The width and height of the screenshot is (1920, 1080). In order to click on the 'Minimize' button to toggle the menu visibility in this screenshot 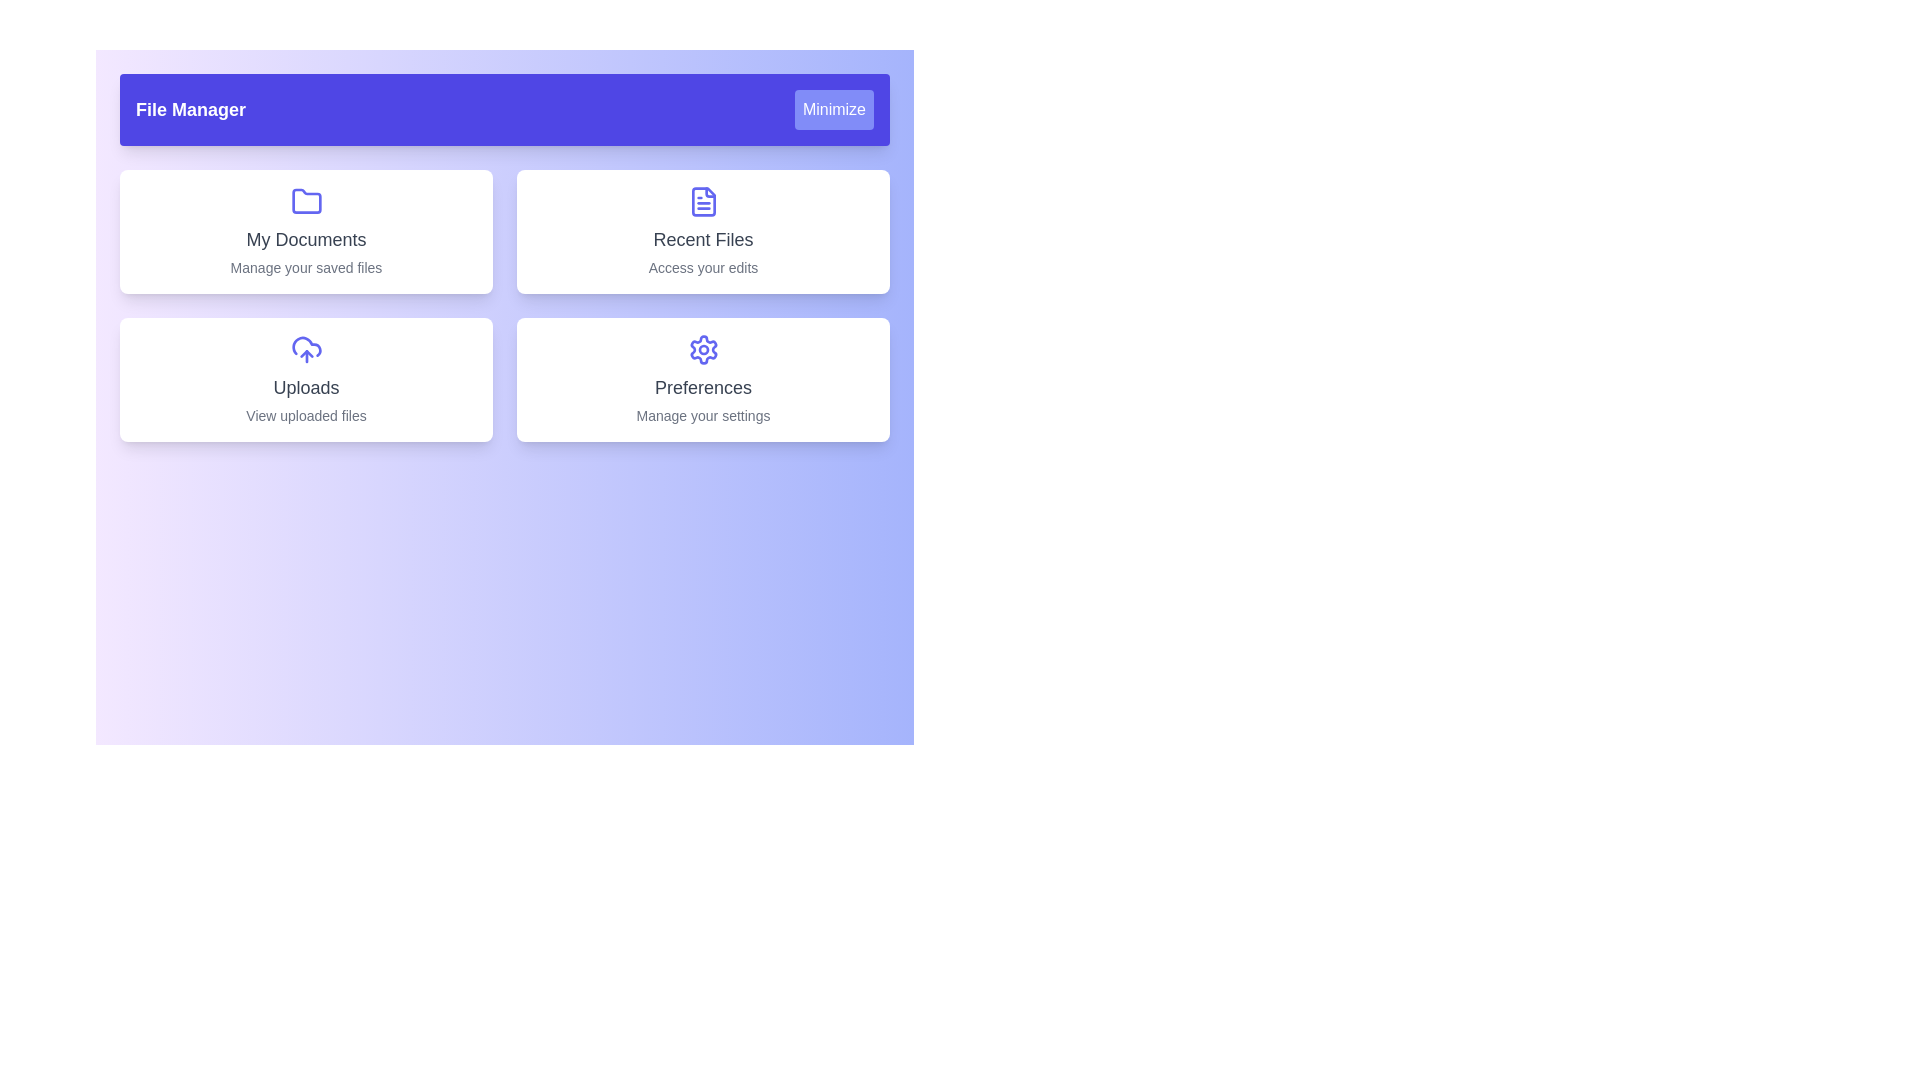, I will do `click(834, 110)`.